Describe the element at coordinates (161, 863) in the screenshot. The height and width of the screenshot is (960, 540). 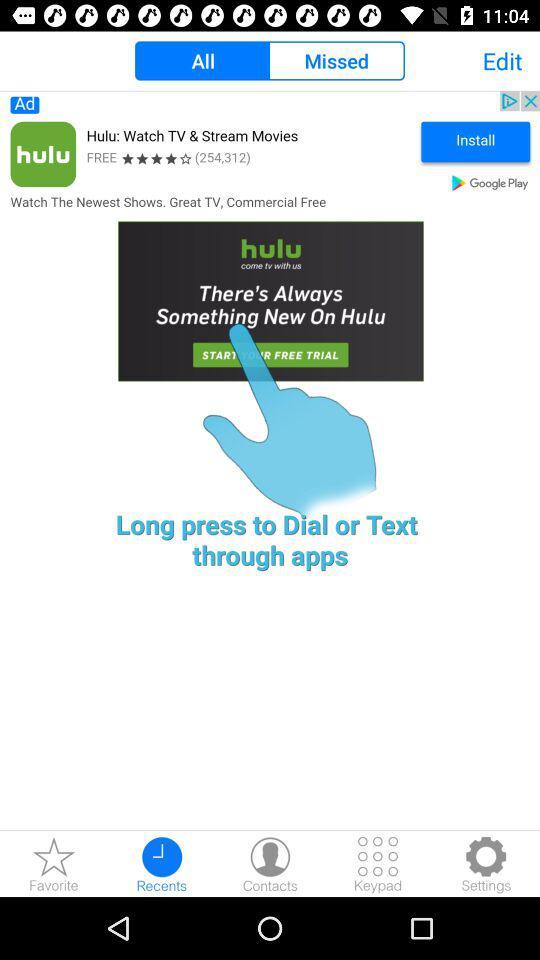
I see `recent activity` at that location.